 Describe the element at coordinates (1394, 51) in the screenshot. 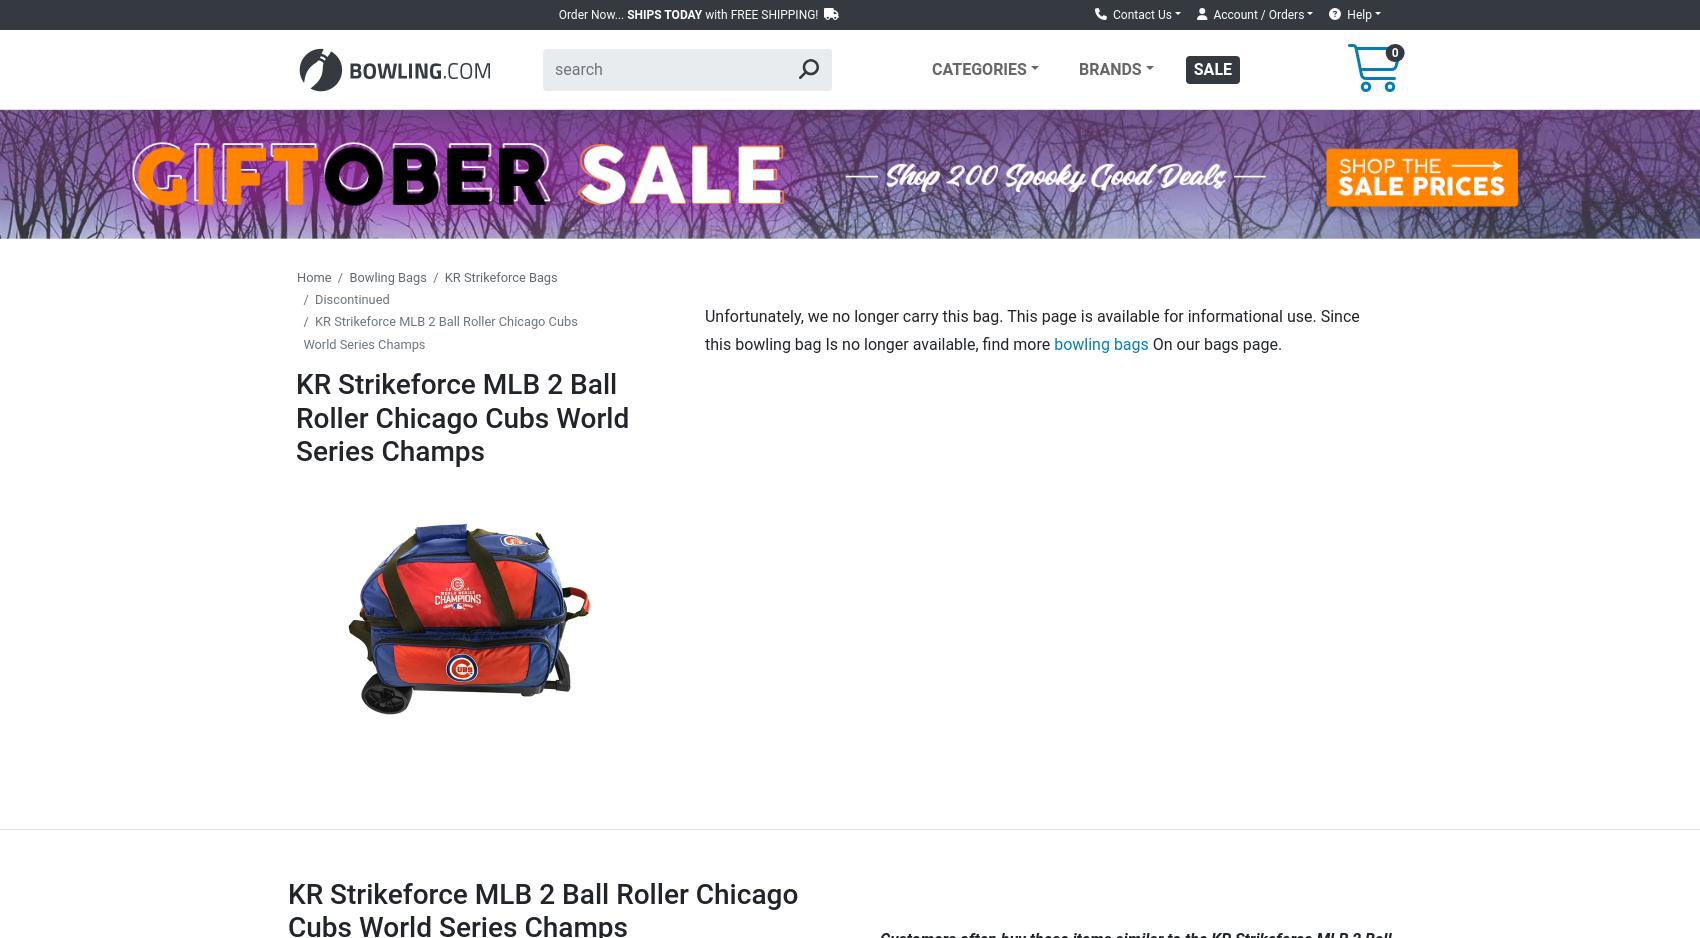

I see `'0'` at that location.